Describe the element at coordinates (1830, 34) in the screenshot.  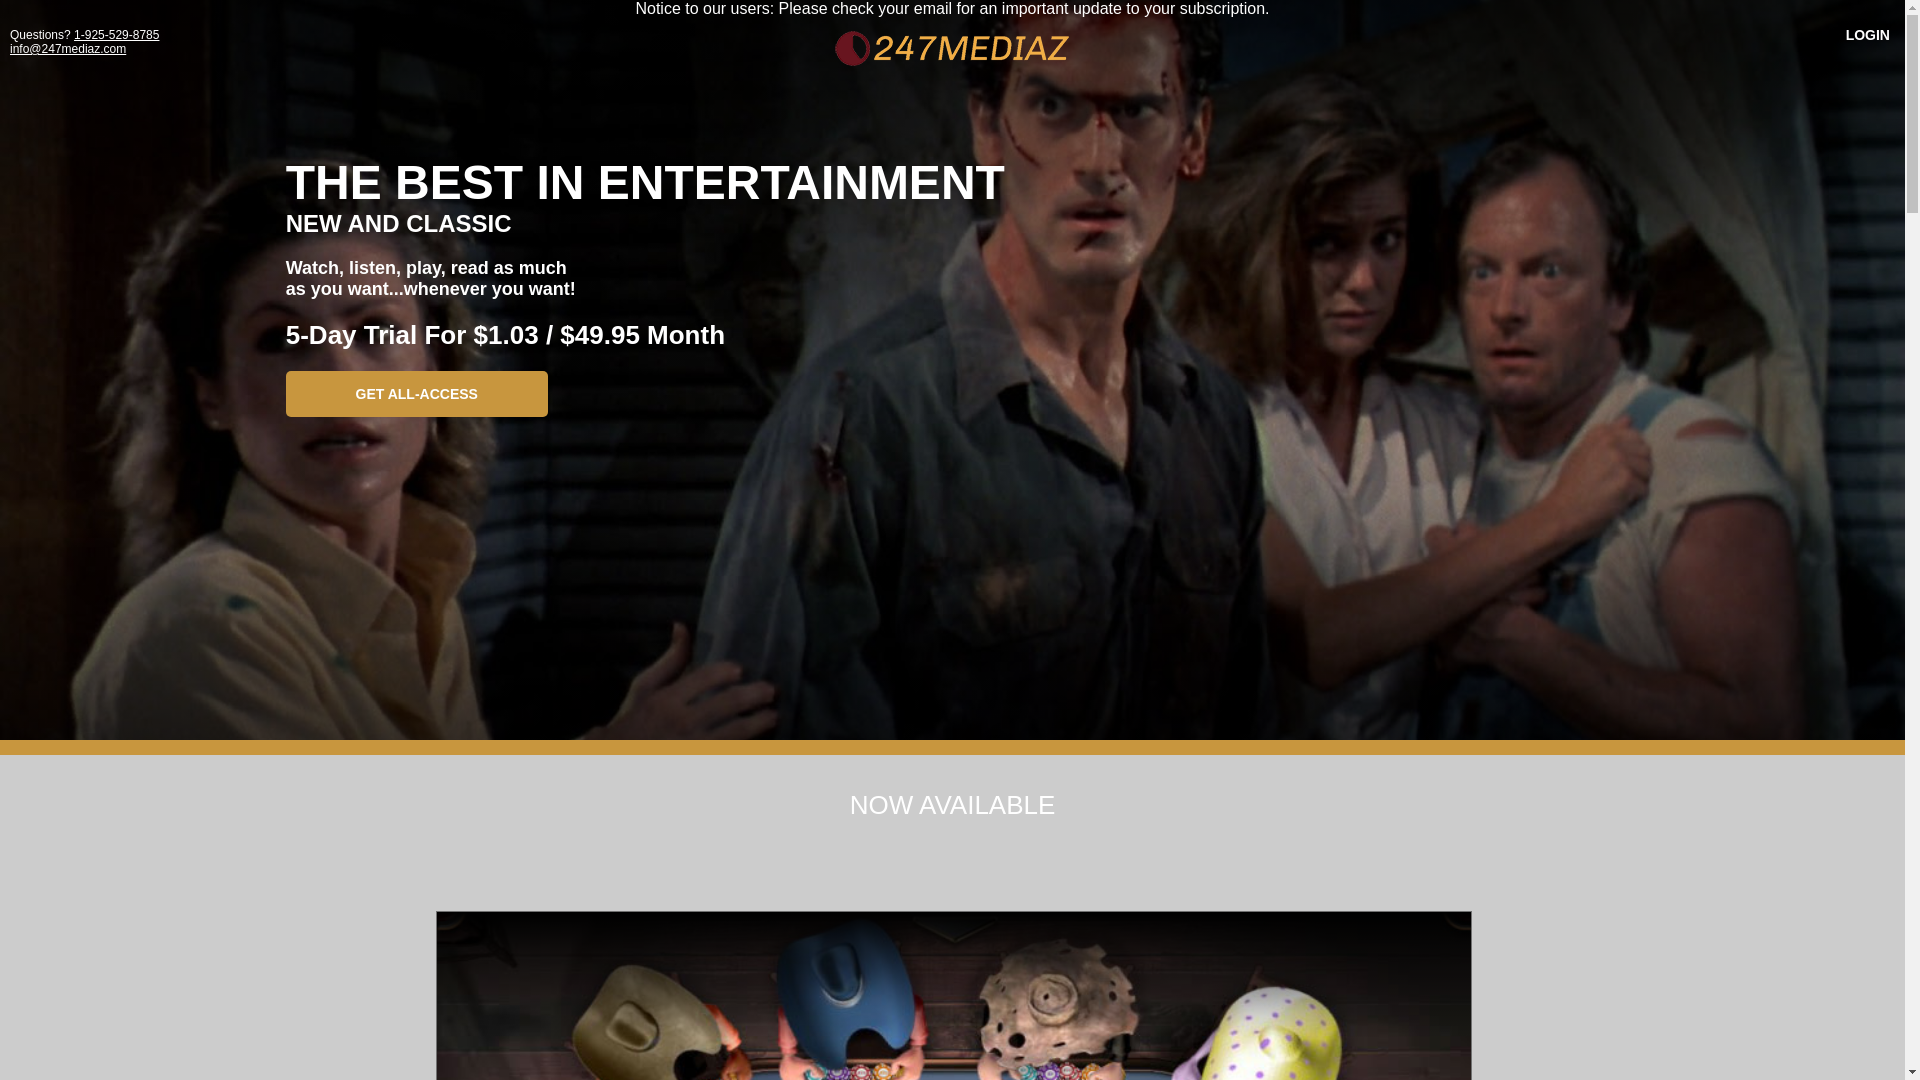
I see `'LOGIN'` at that location.